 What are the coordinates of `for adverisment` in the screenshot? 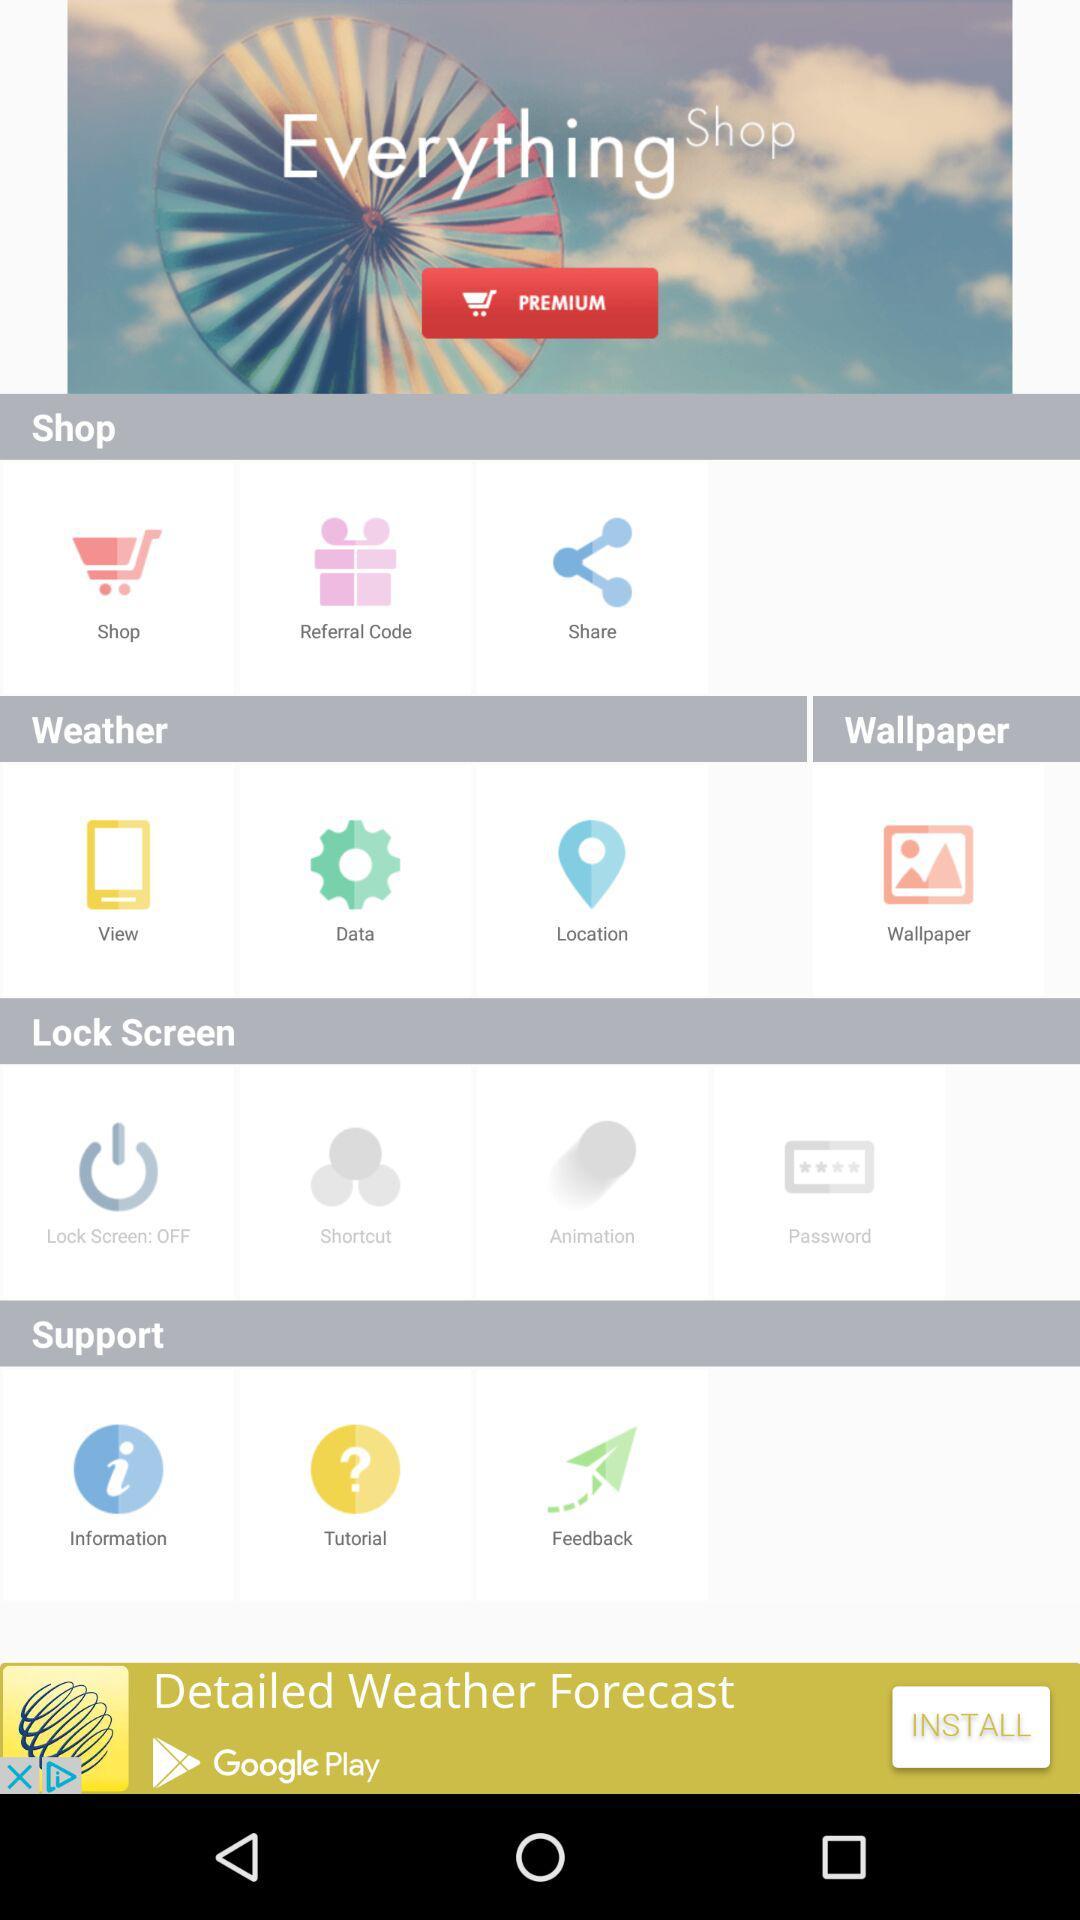 It's located at (540, 196).